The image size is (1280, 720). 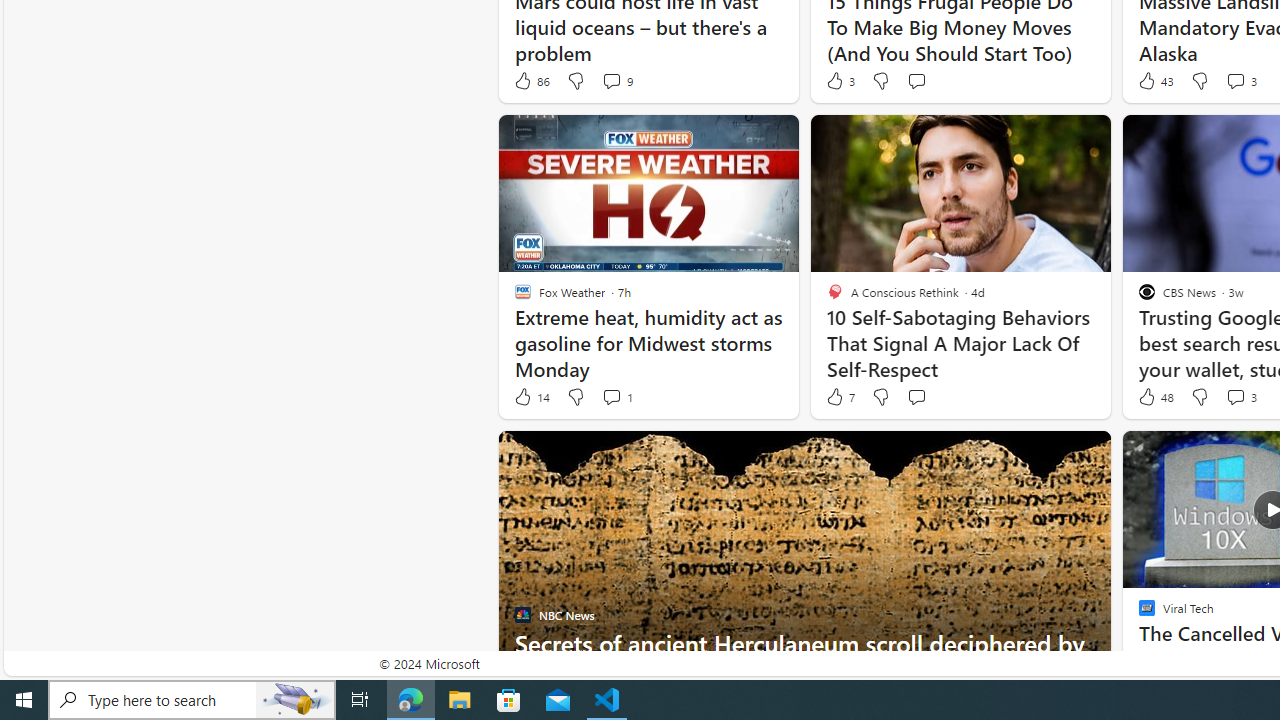 I want to click on 'View comments 3 Comment', so click(x=1234, y=397).